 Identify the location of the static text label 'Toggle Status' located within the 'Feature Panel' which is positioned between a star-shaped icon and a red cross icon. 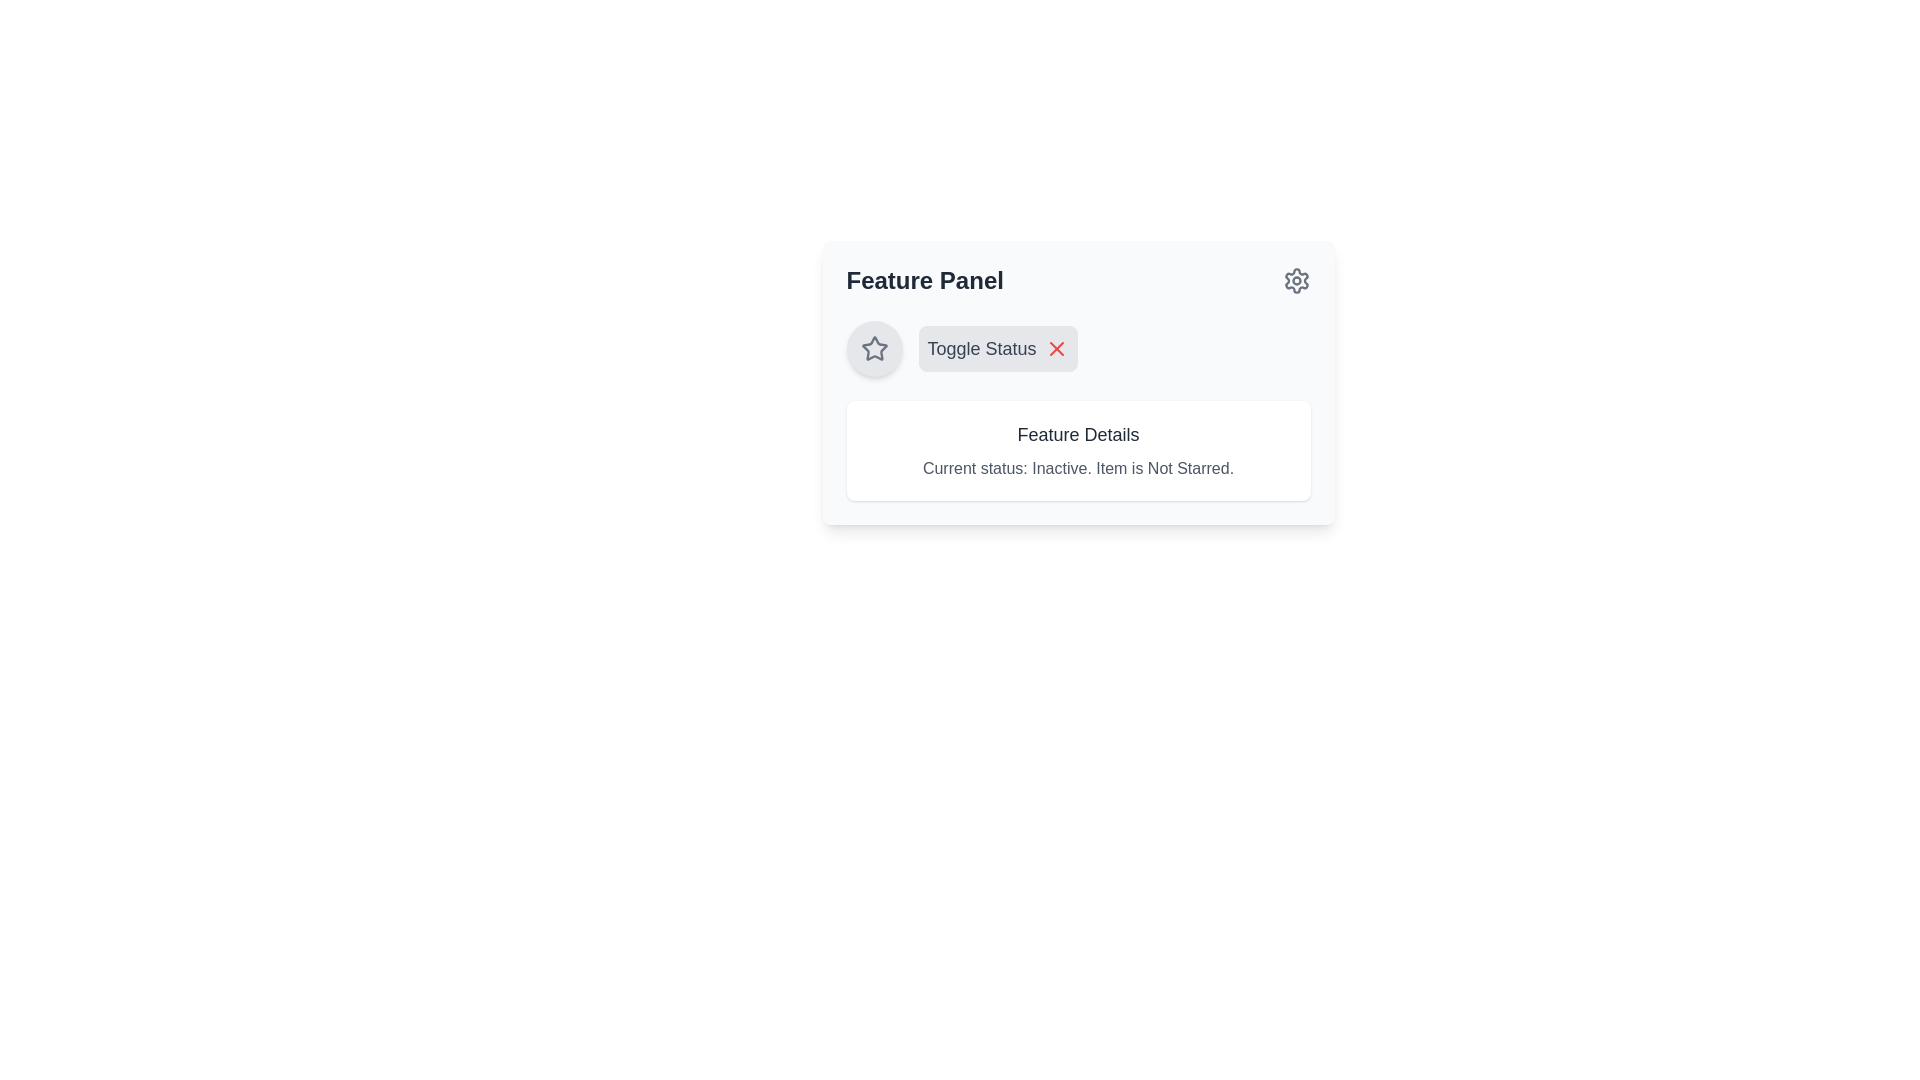
(982, 347).